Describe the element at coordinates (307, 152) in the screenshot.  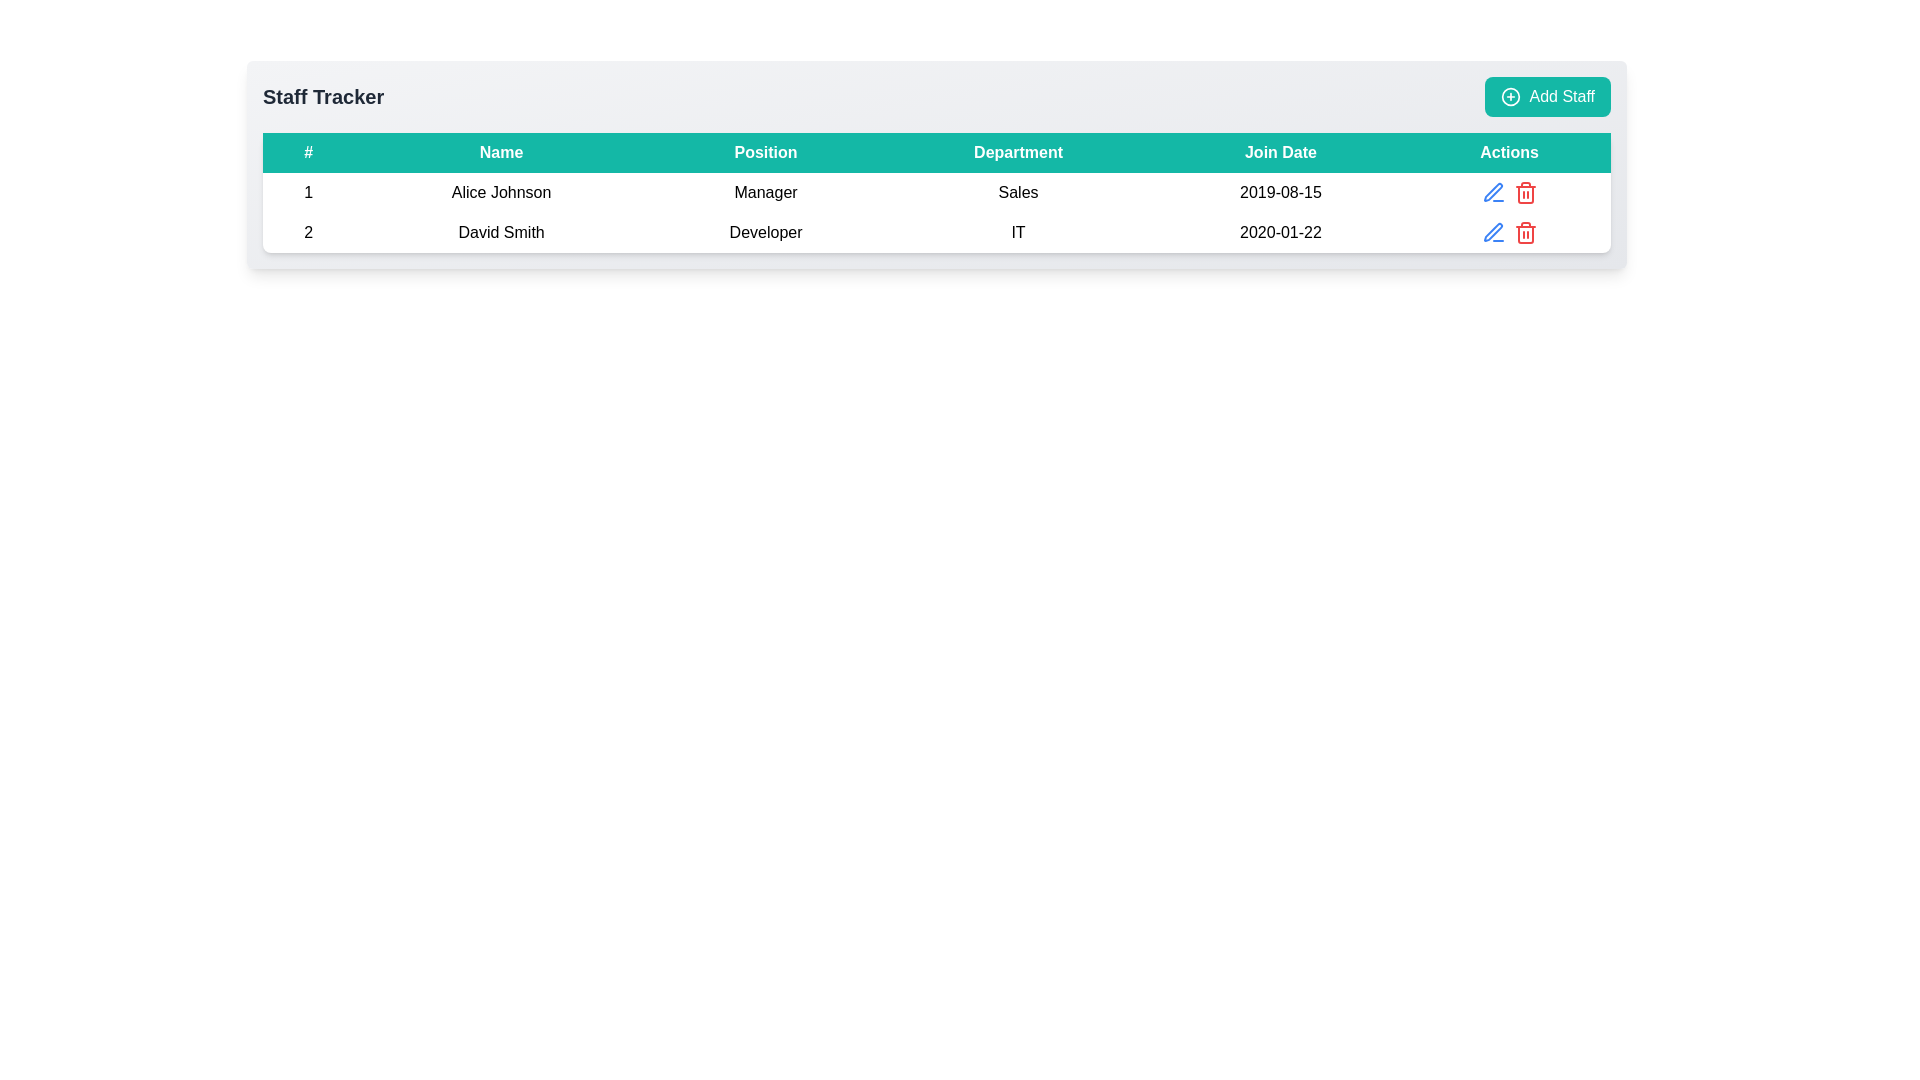
I see `the first column header in the table, which is labeled for serial numbers or order of entries, located at the top-left section of the header row` at that location.